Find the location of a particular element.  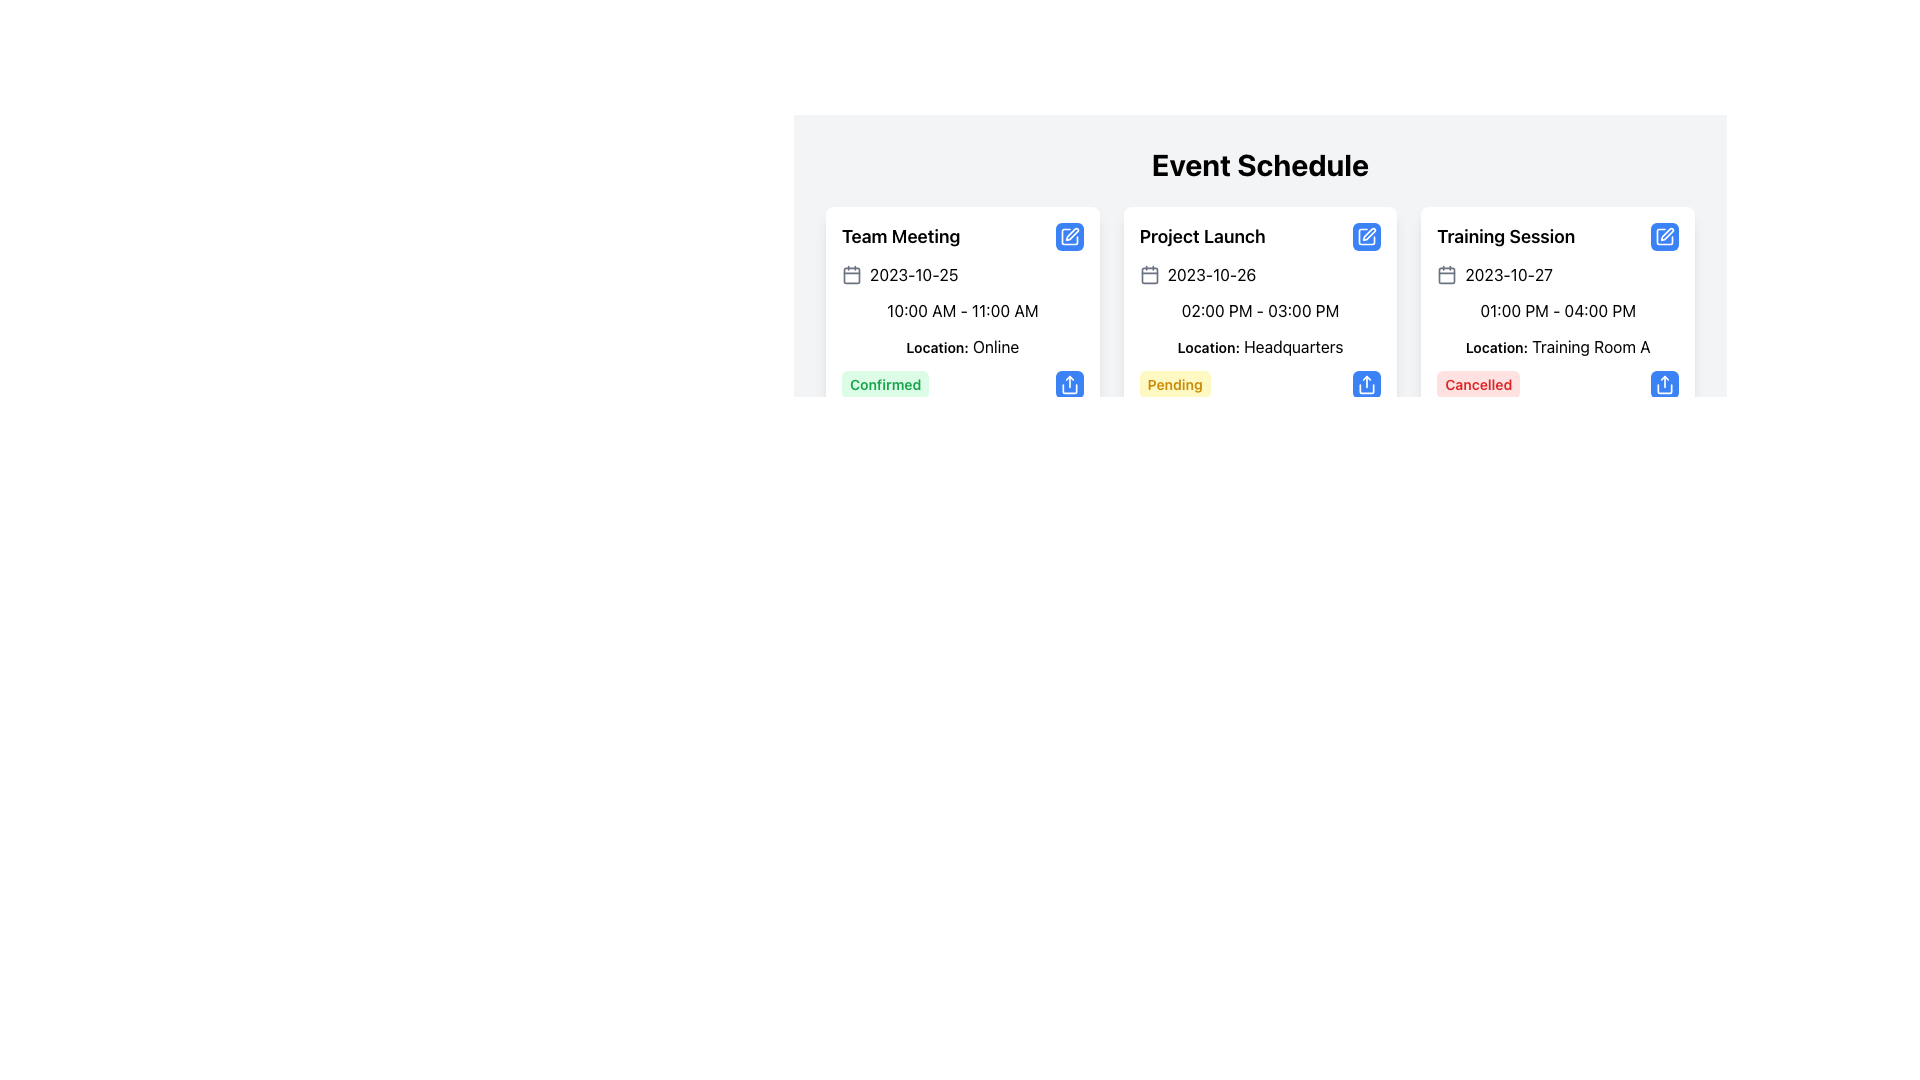

the small gray calendar icon located to the left of the date '2023-10-27' in the third card of the 'Event Schedule' display to interact with it is located at coordinates (1447, 274).